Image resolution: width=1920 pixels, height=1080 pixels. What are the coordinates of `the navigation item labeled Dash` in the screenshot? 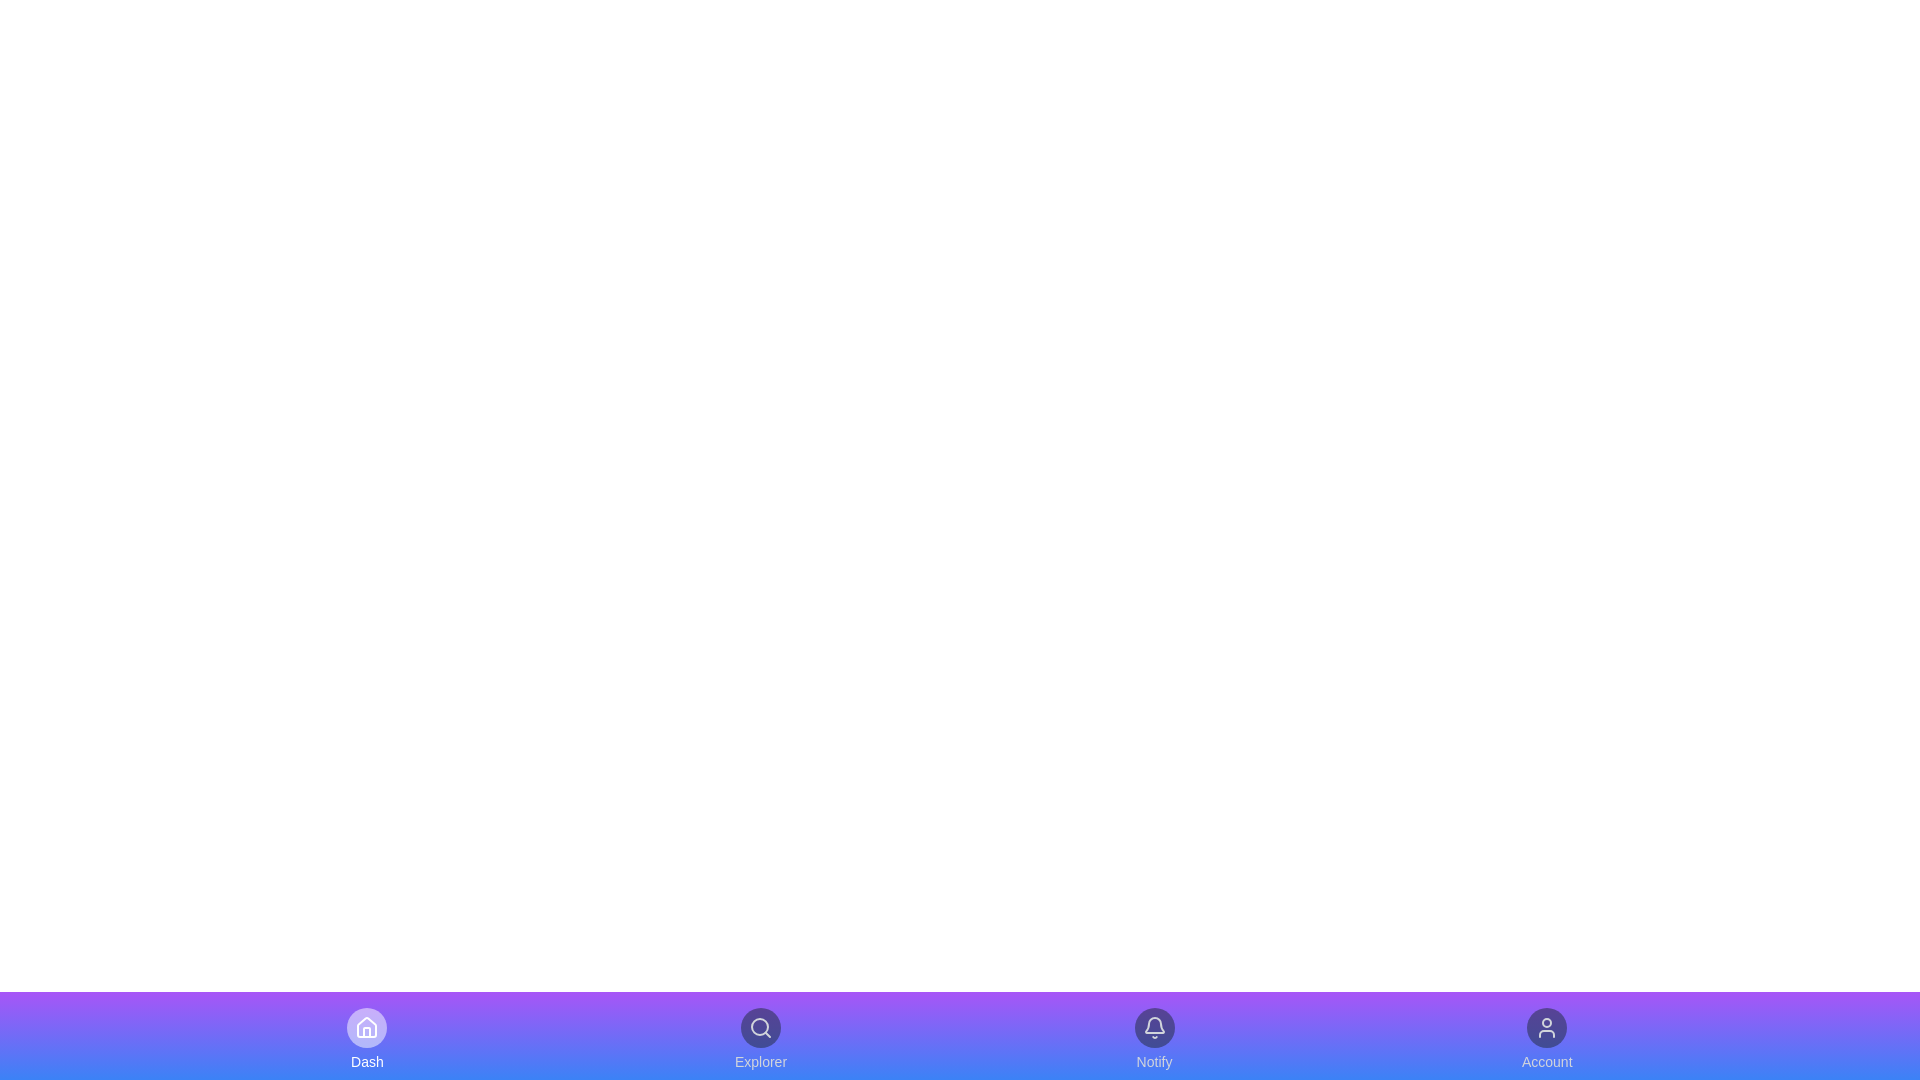 It's located at (367, 1039).